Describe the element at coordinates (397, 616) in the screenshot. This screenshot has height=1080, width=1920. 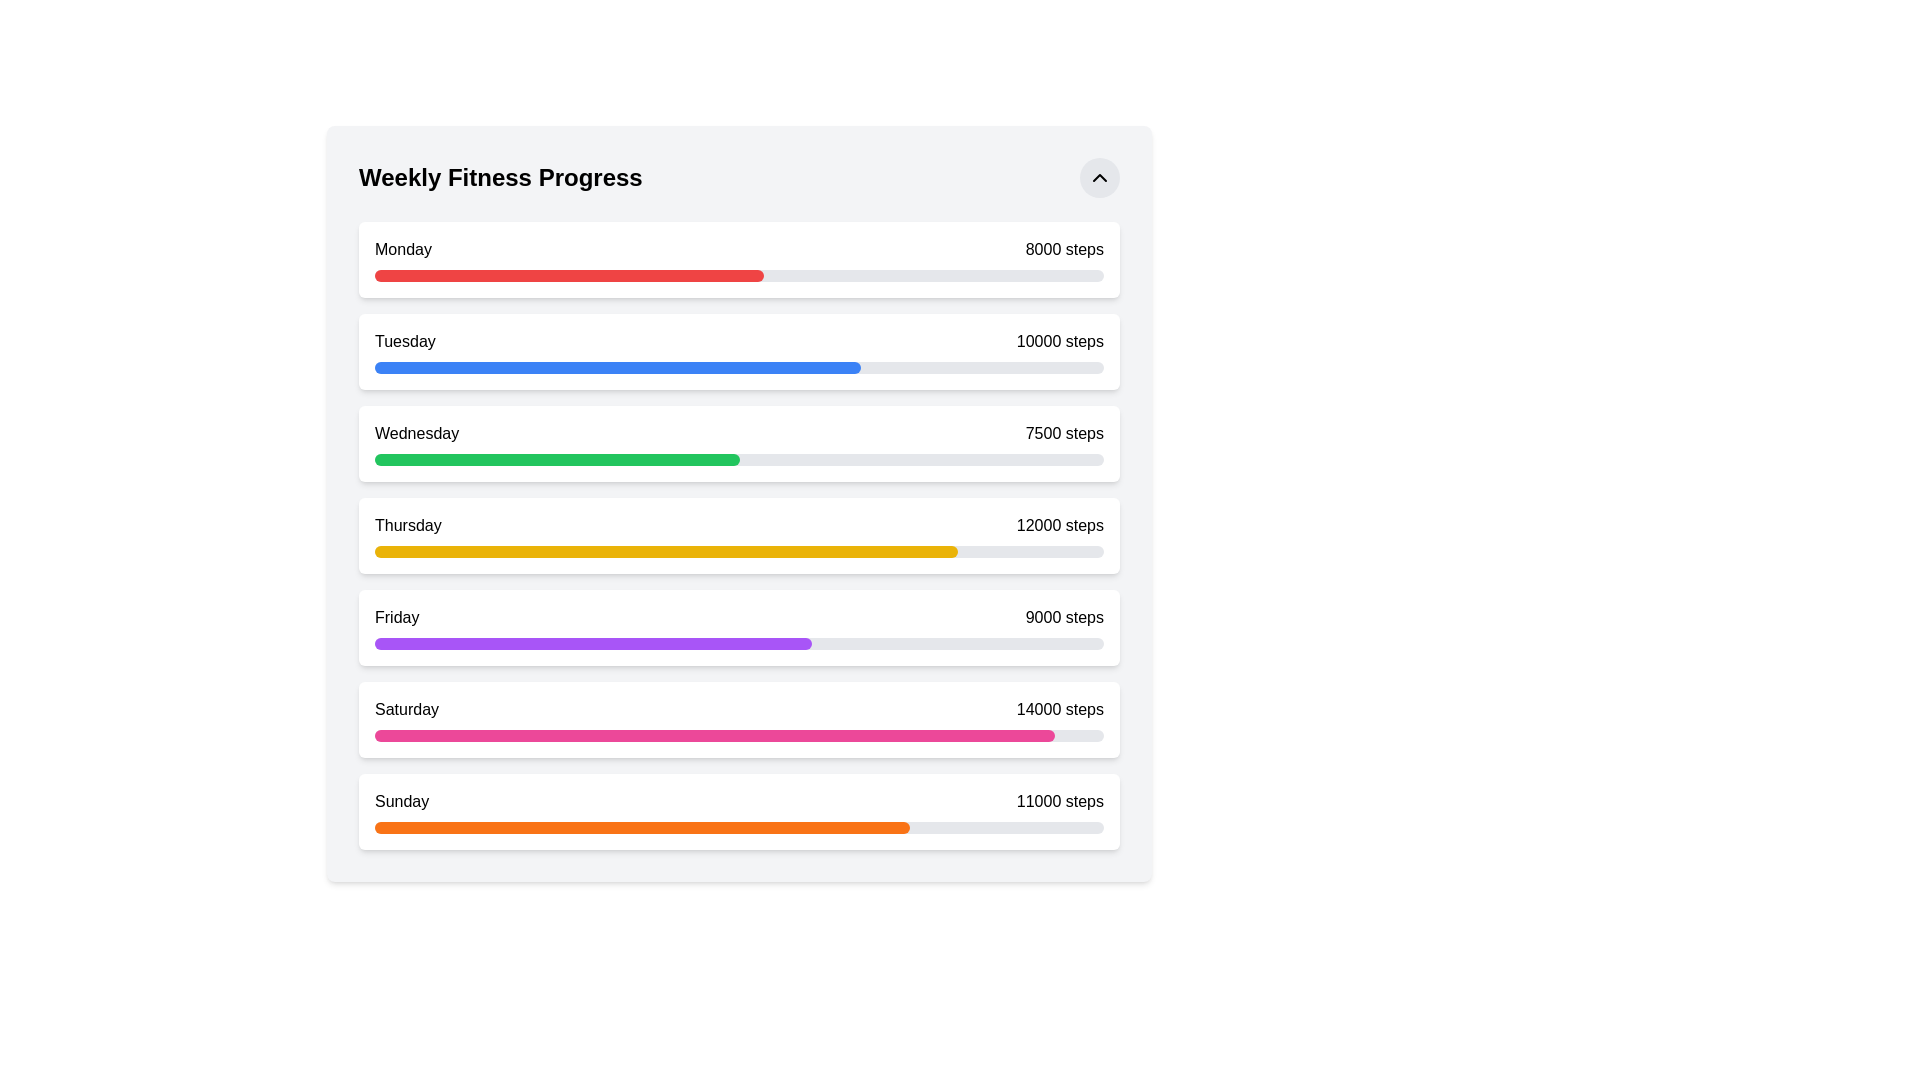
I see `the text label that identifies the day 'Friday' in the activity tracker view, positioned to the left of the metric '9000 steps'` at that location.